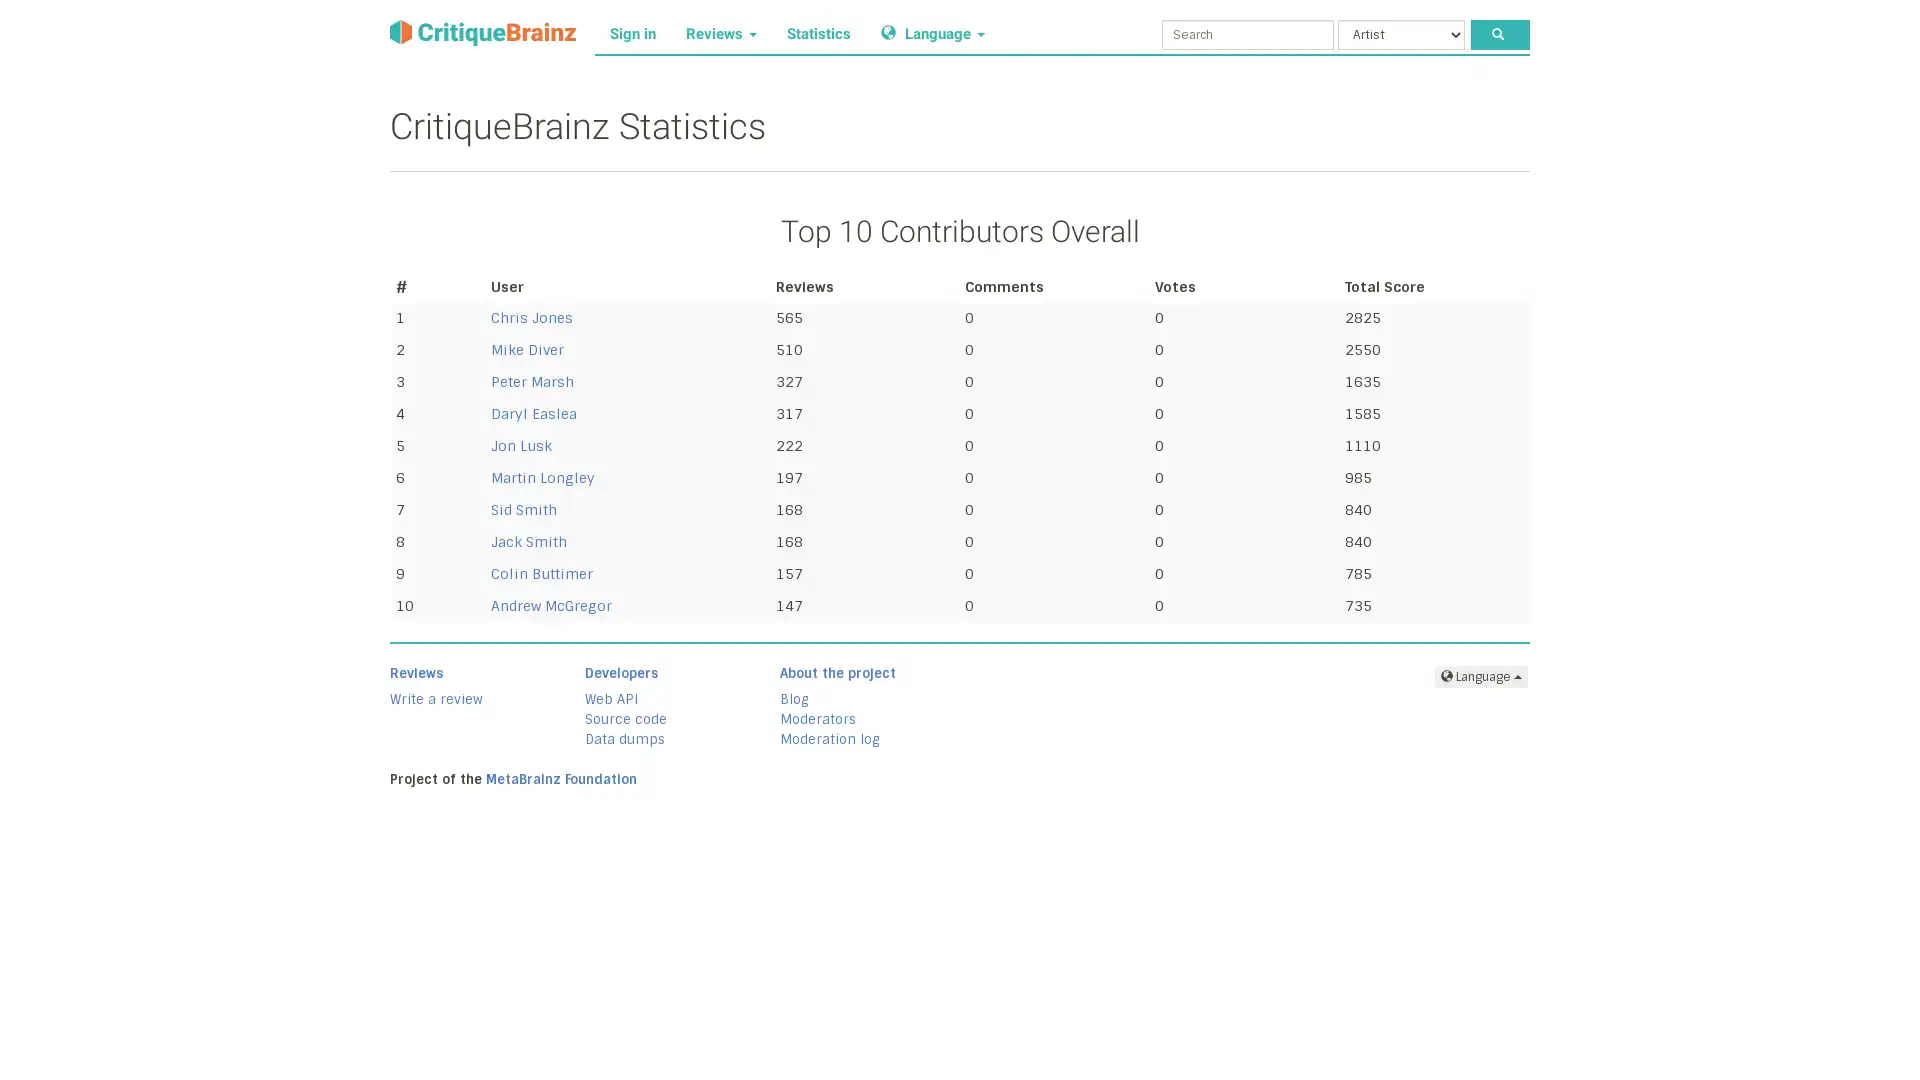 The image size is (1920, 1080). I want to click on Language, so click(1481, 675).